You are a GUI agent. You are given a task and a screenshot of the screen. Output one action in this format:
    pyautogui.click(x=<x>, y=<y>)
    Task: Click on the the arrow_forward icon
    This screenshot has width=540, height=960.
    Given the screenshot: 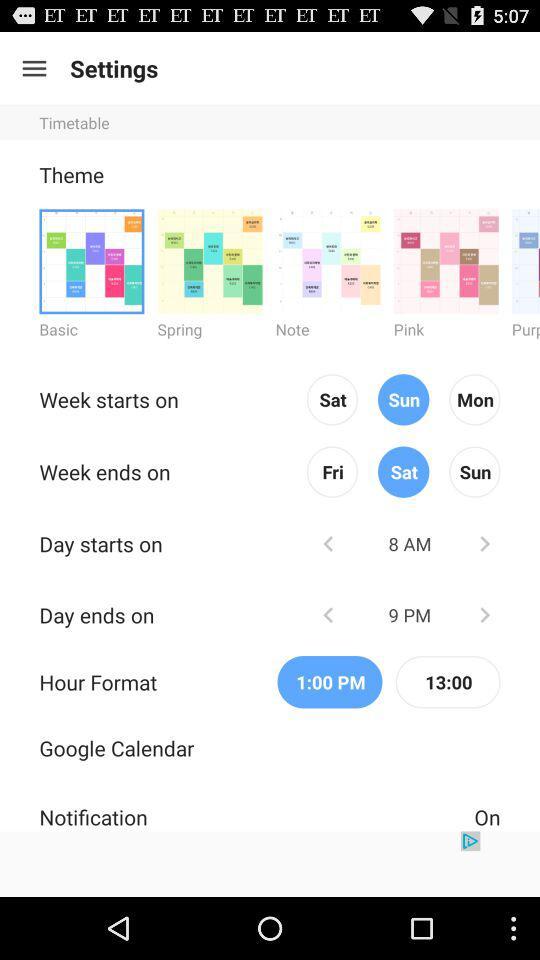 What is the action you would take?
    pyautogui.click(x=483, y=581)
    